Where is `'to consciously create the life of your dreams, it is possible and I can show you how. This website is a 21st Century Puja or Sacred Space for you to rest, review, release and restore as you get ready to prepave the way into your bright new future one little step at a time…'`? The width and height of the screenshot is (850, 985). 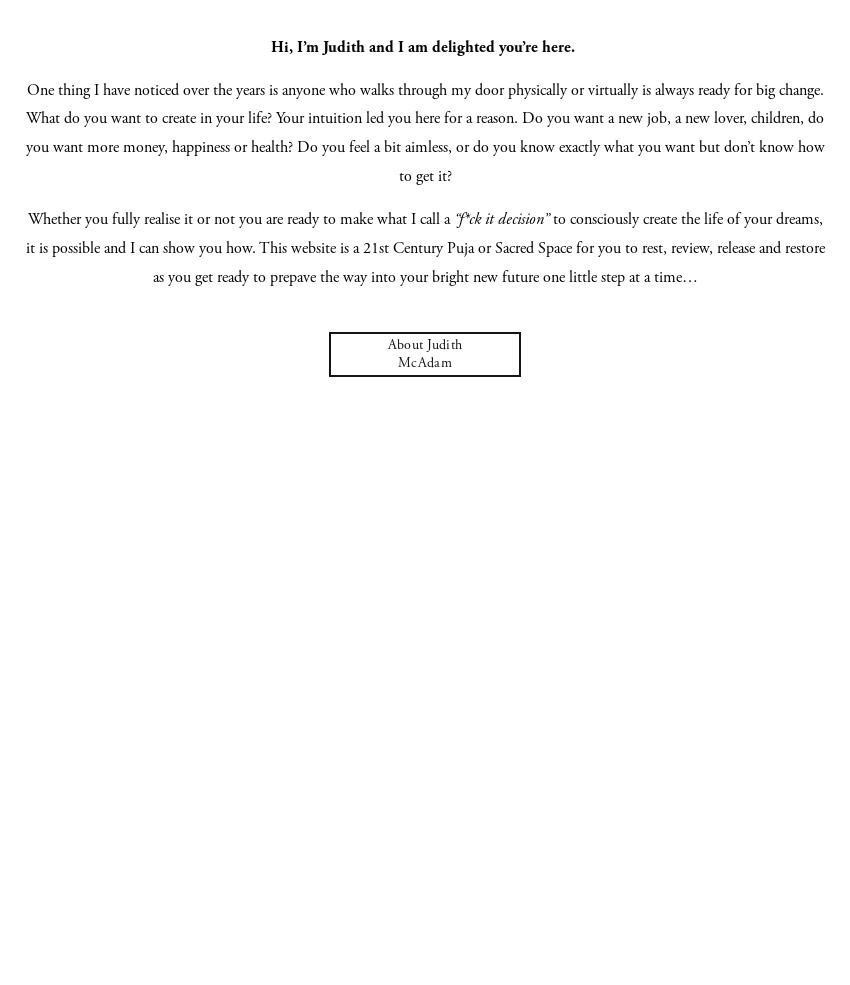 'to consciously create the life of your dreams, it is possible and I can show you how. This website is a 21st Century Puja or Sacred Space for you to rest, review, release and restore as you get ready to prepave the way into your bright new future one little step at a time…' is located at coordinates (425, 247).